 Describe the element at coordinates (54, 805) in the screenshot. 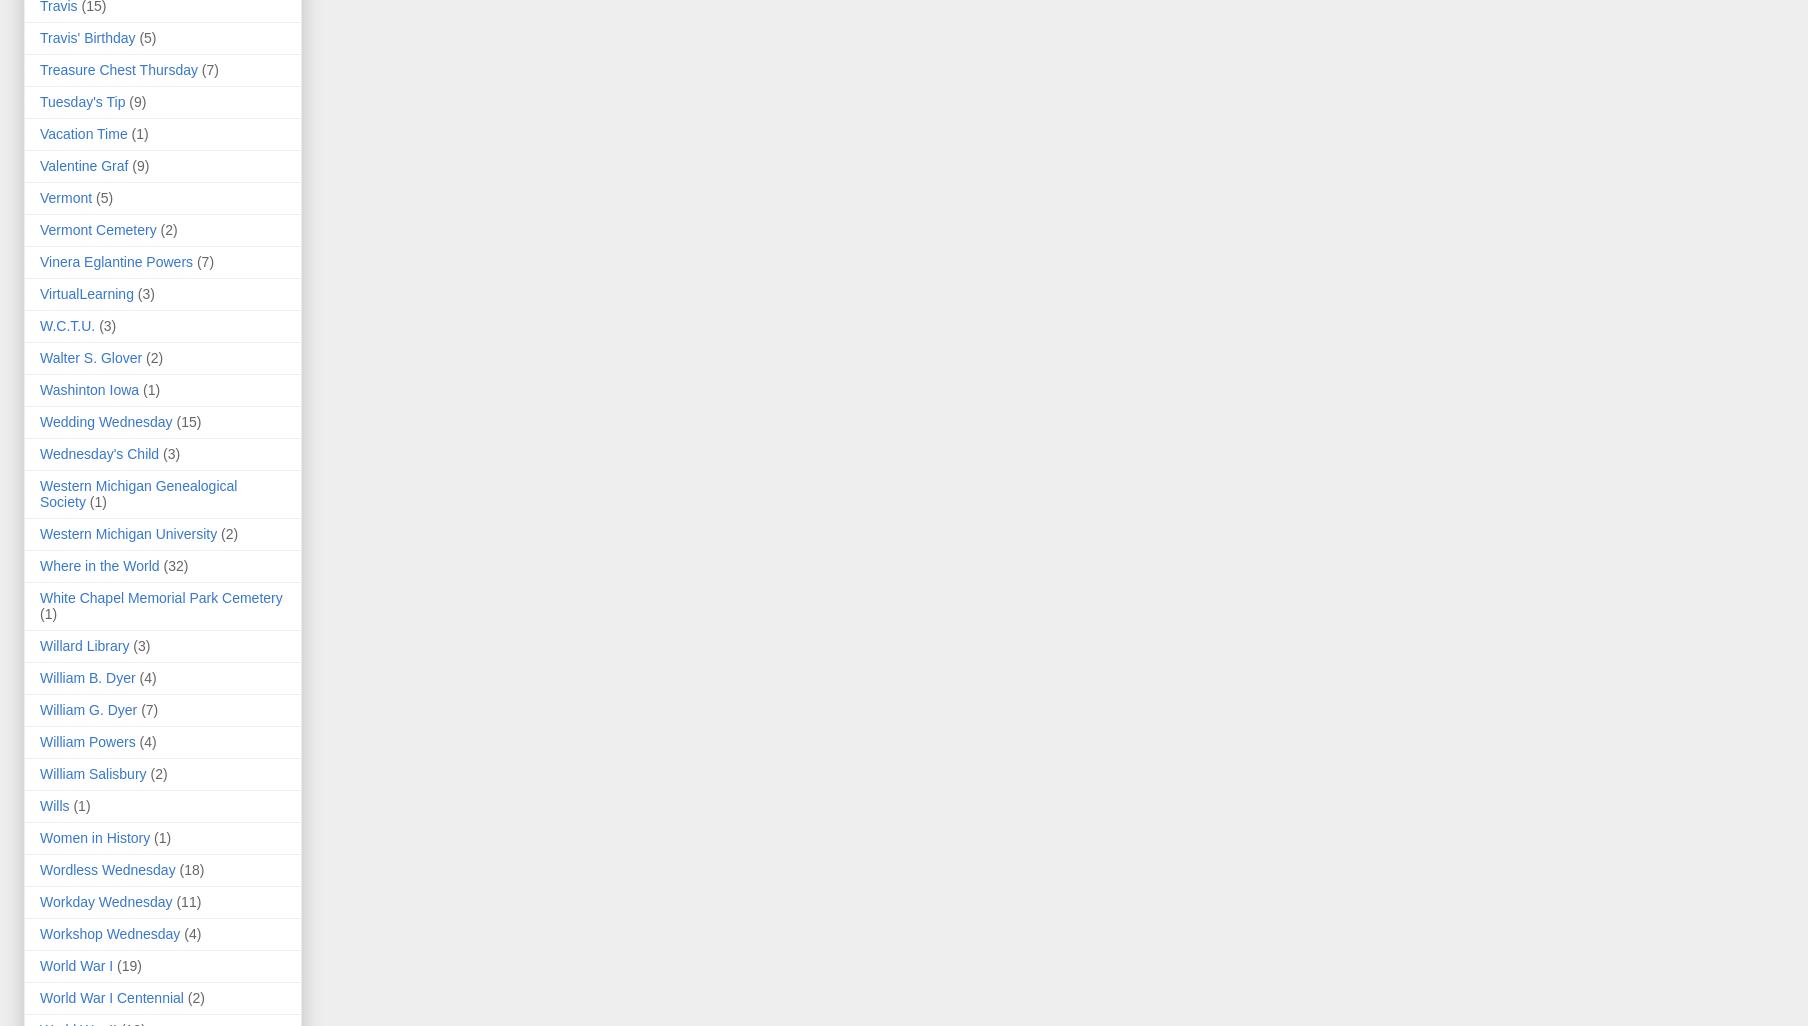

I see `'Wills'` at that location.